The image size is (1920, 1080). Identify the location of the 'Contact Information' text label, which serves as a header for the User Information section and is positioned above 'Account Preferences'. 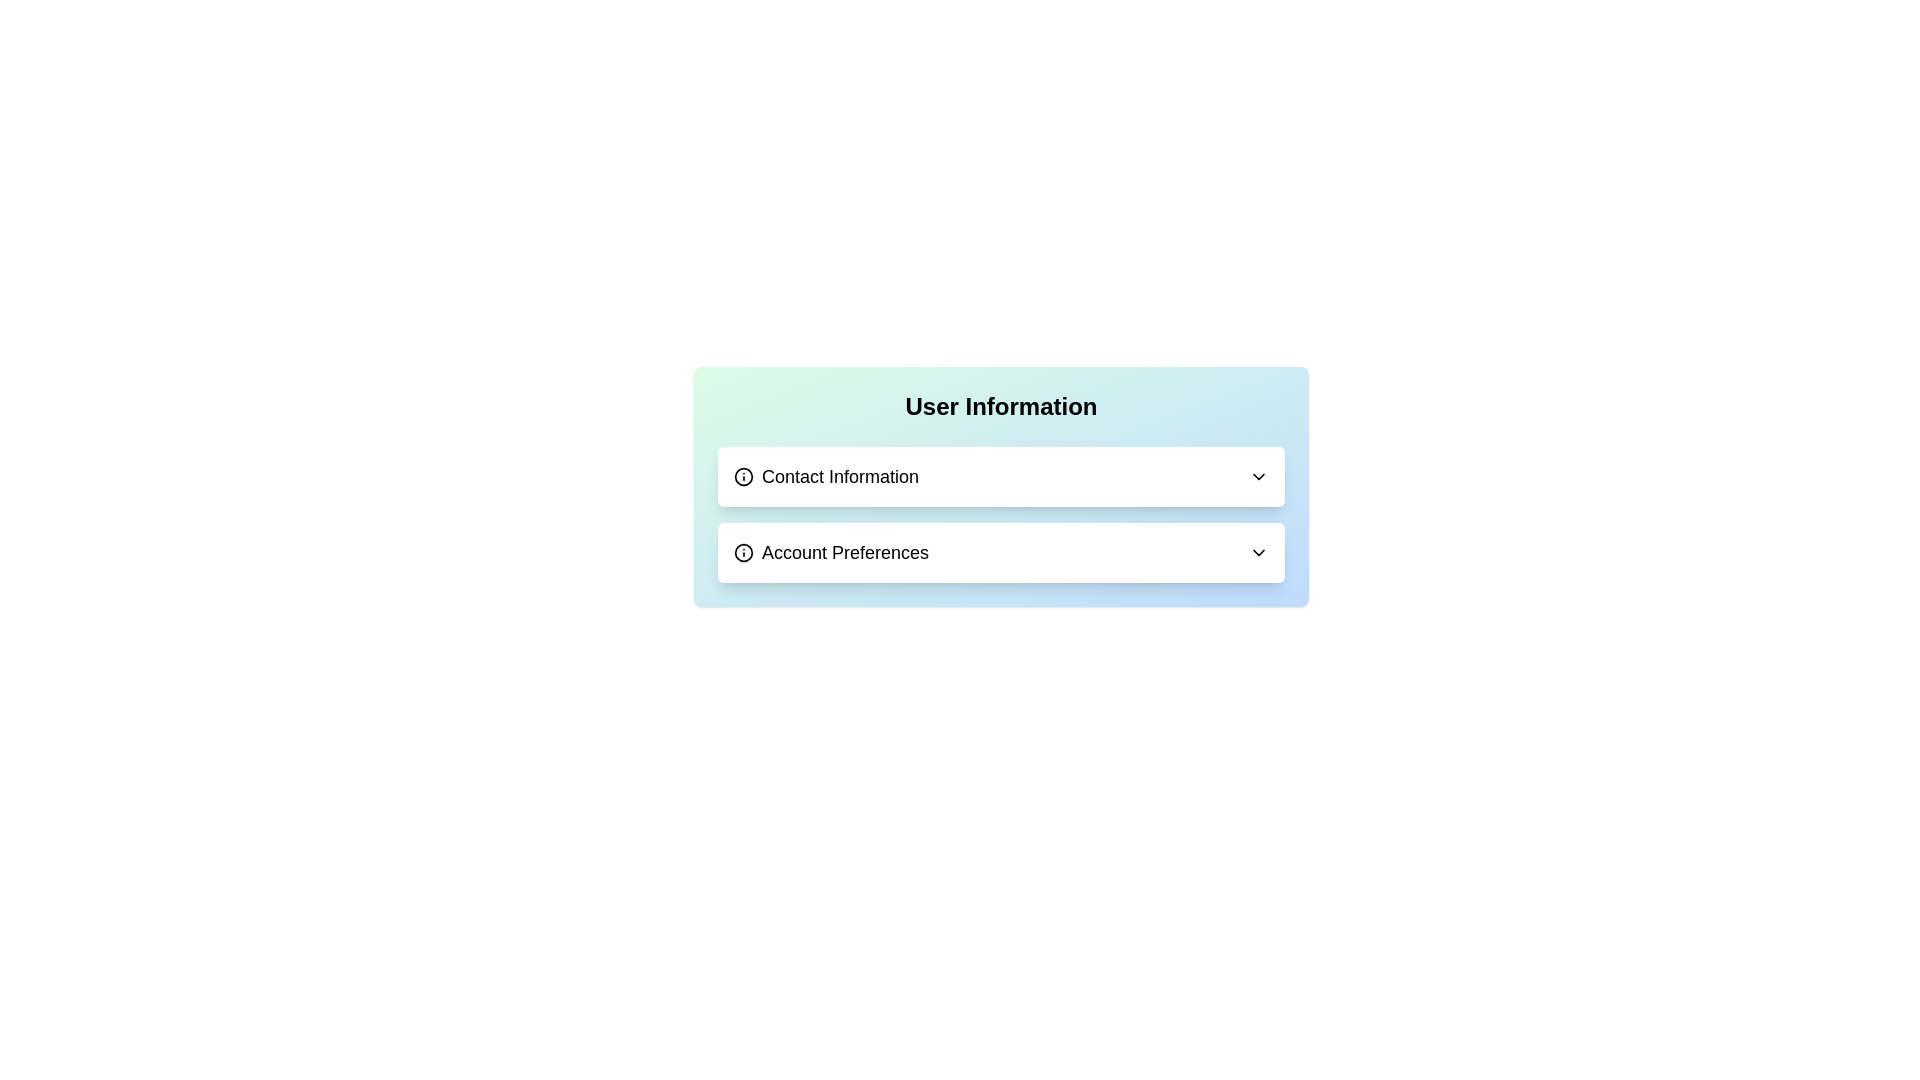
(826, 477).